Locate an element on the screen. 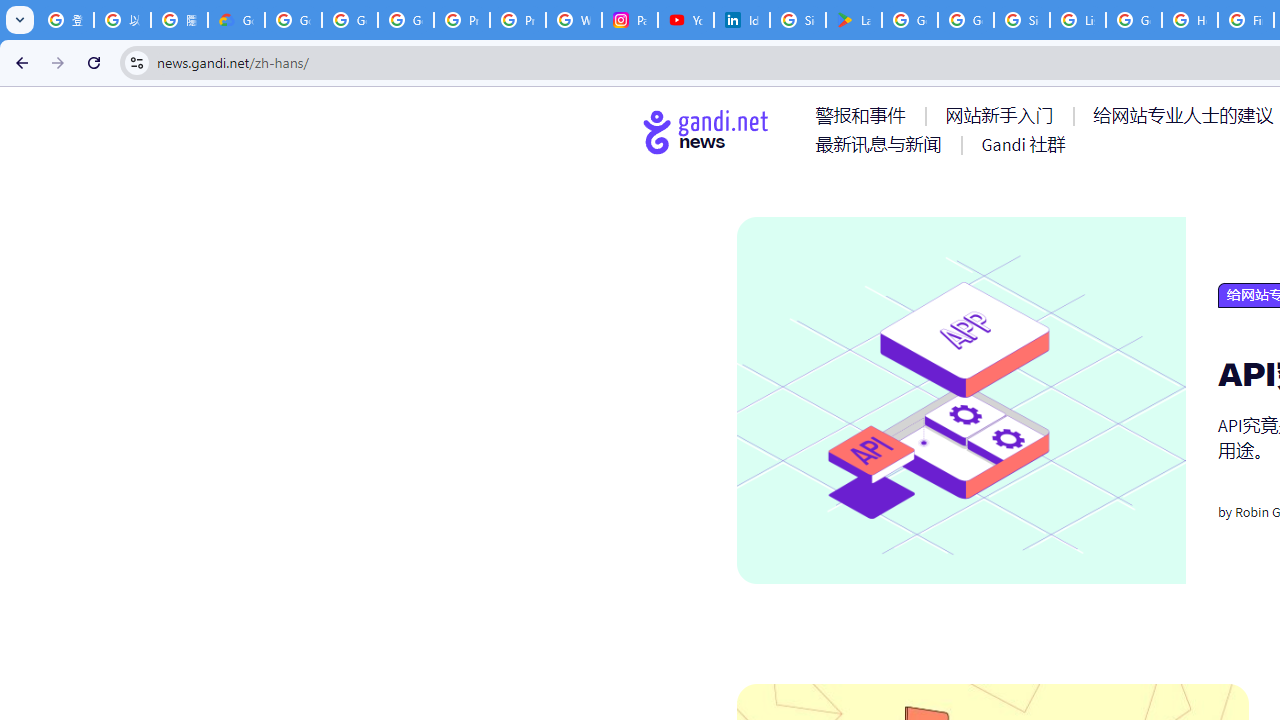 This screenshot has height=720, width=1280. 'YouTube Culture & Trends - On The Rise: Handcam Videos' is located at coordinates (686, 20).